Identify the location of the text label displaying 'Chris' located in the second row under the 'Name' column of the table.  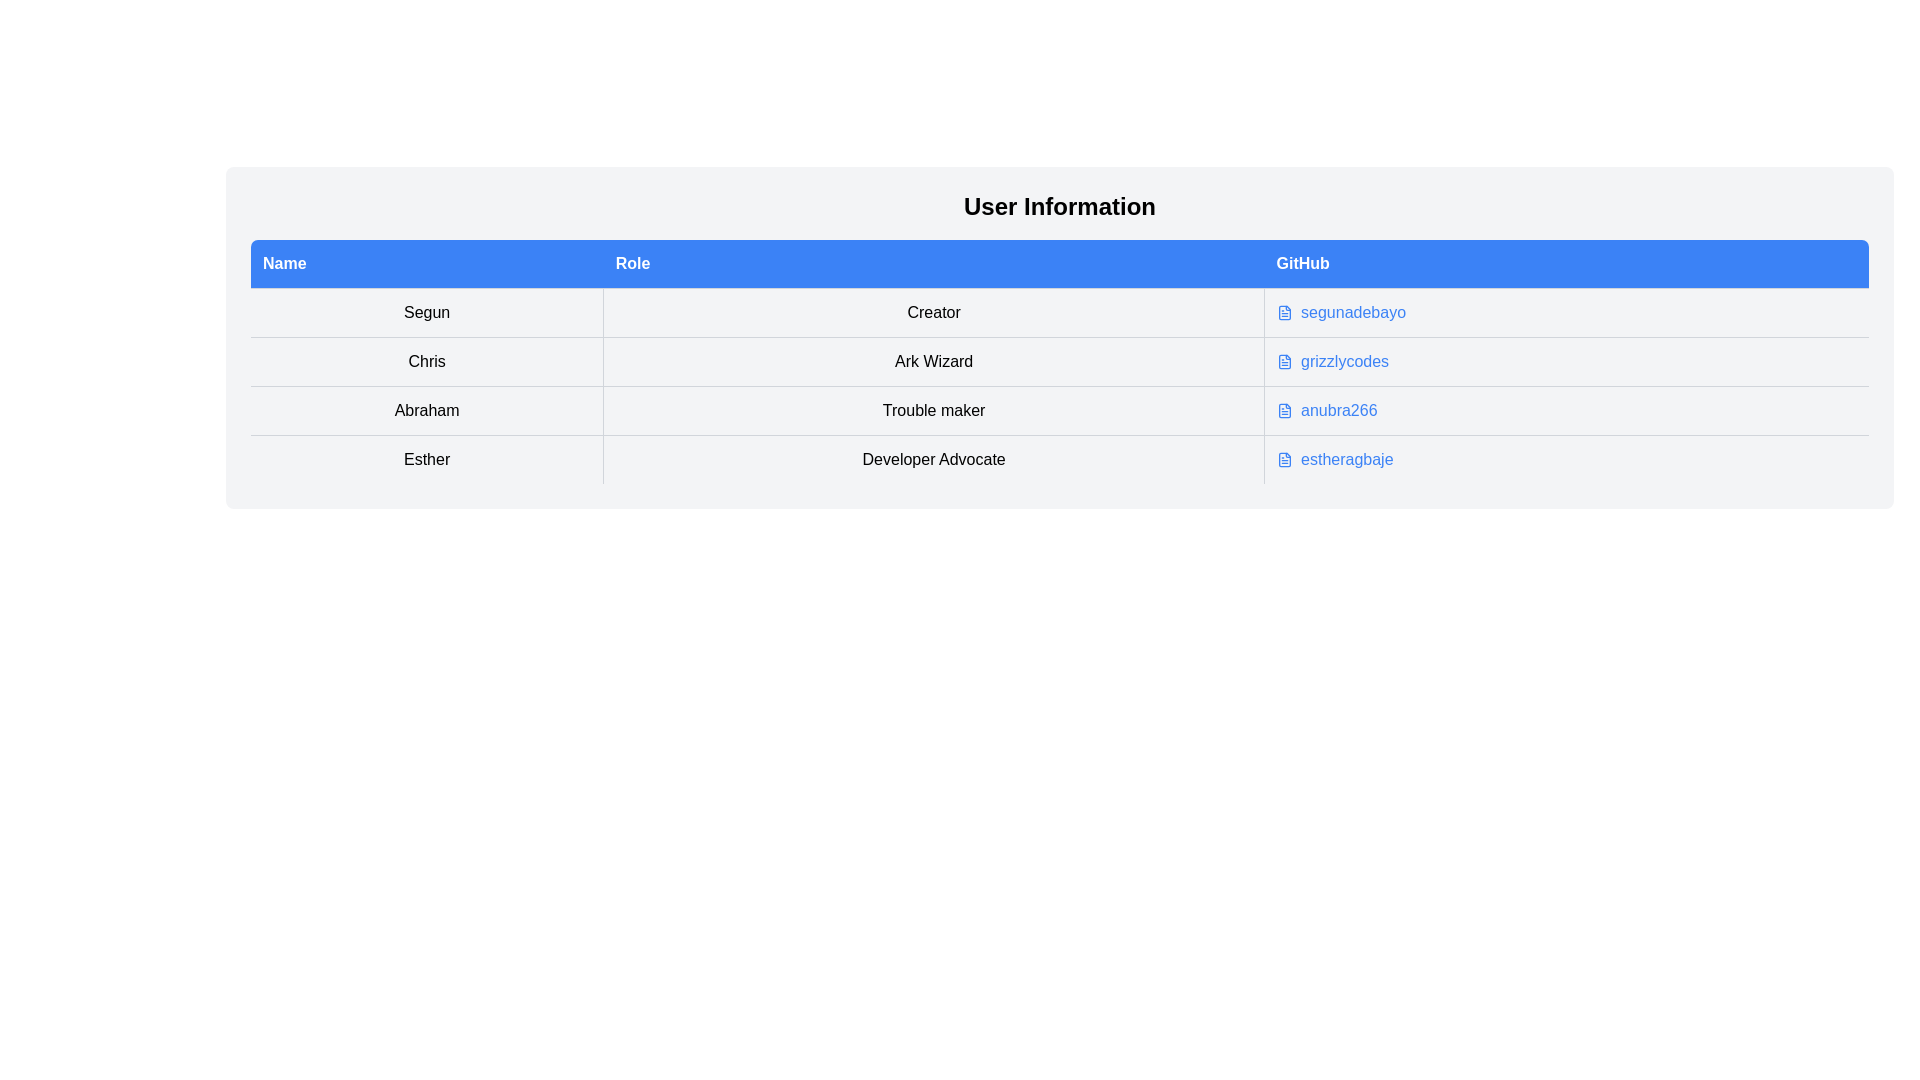
(426, 362).